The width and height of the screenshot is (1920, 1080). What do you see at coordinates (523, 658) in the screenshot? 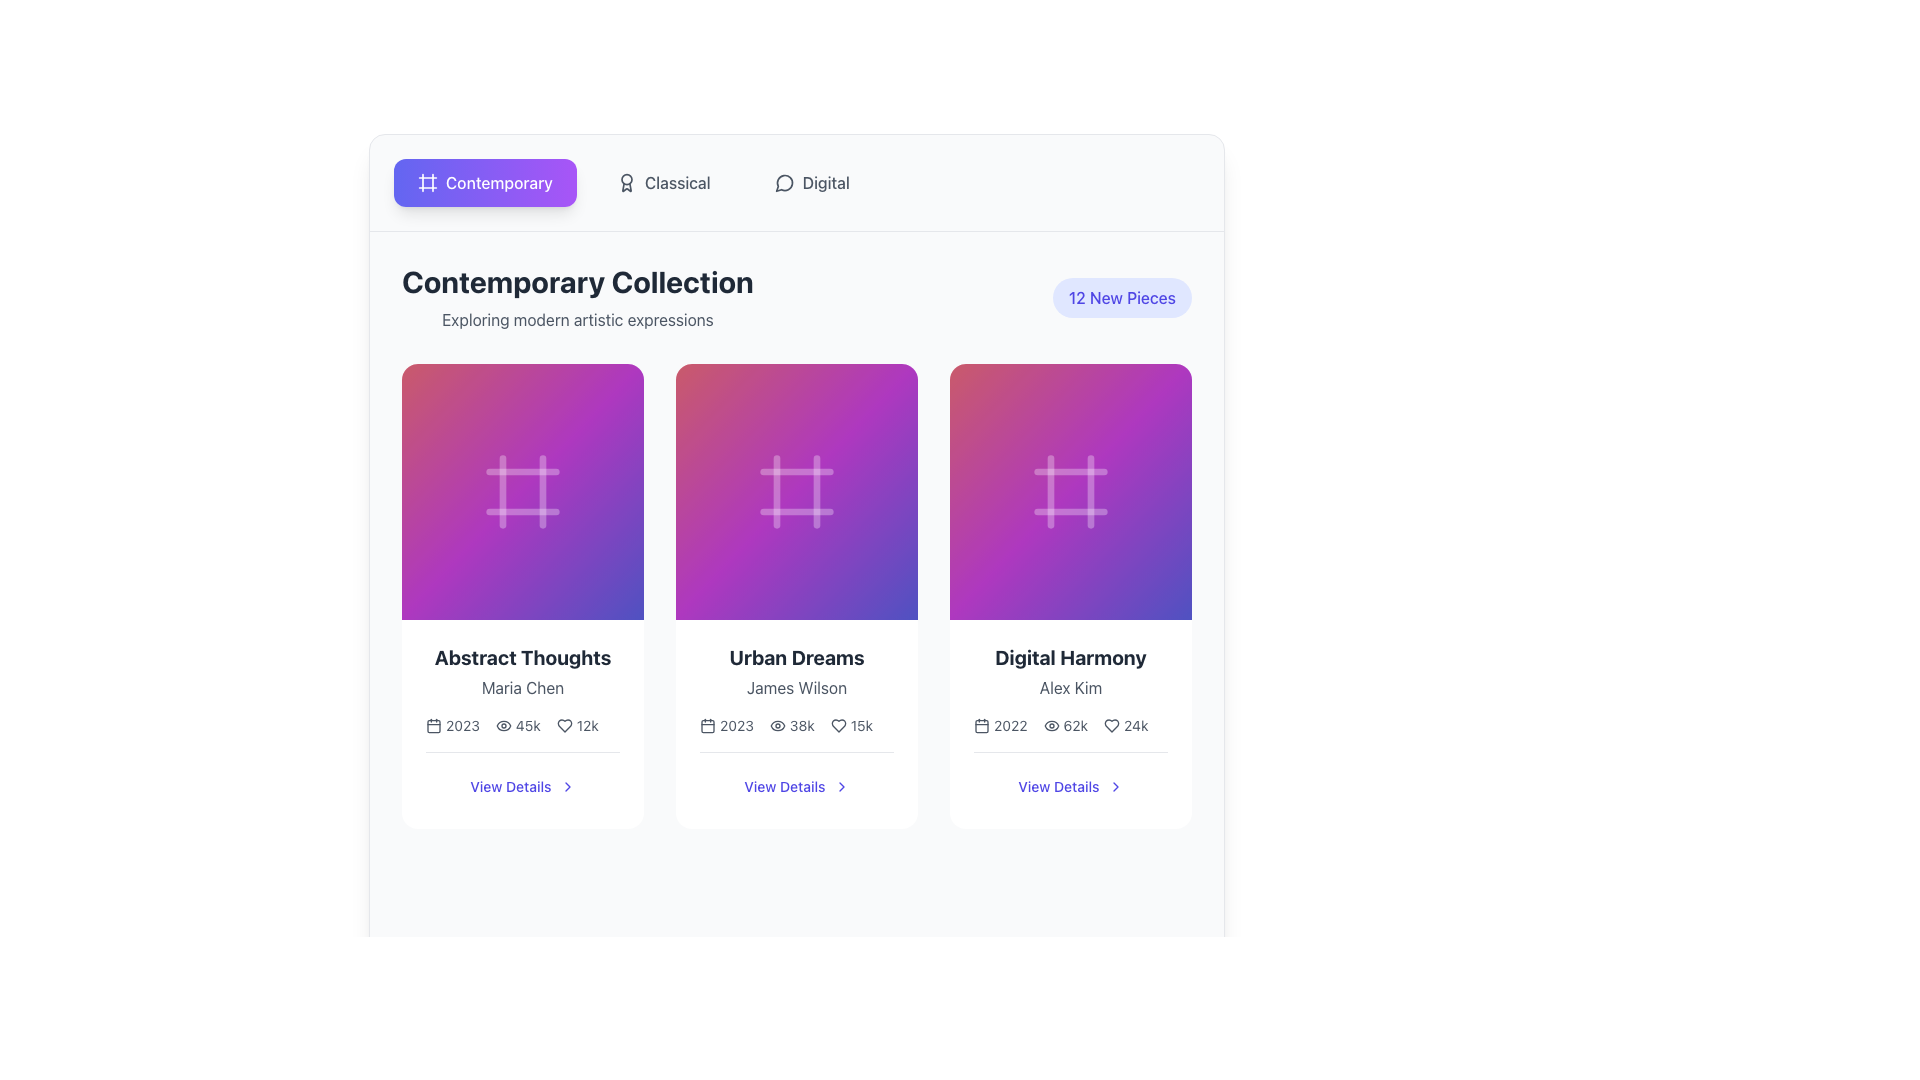
I see `title text label located at the top of the first card, which serves to draw attention to the primary subject, above the text 'Maria Chen'` at bounding box center [523, 658].